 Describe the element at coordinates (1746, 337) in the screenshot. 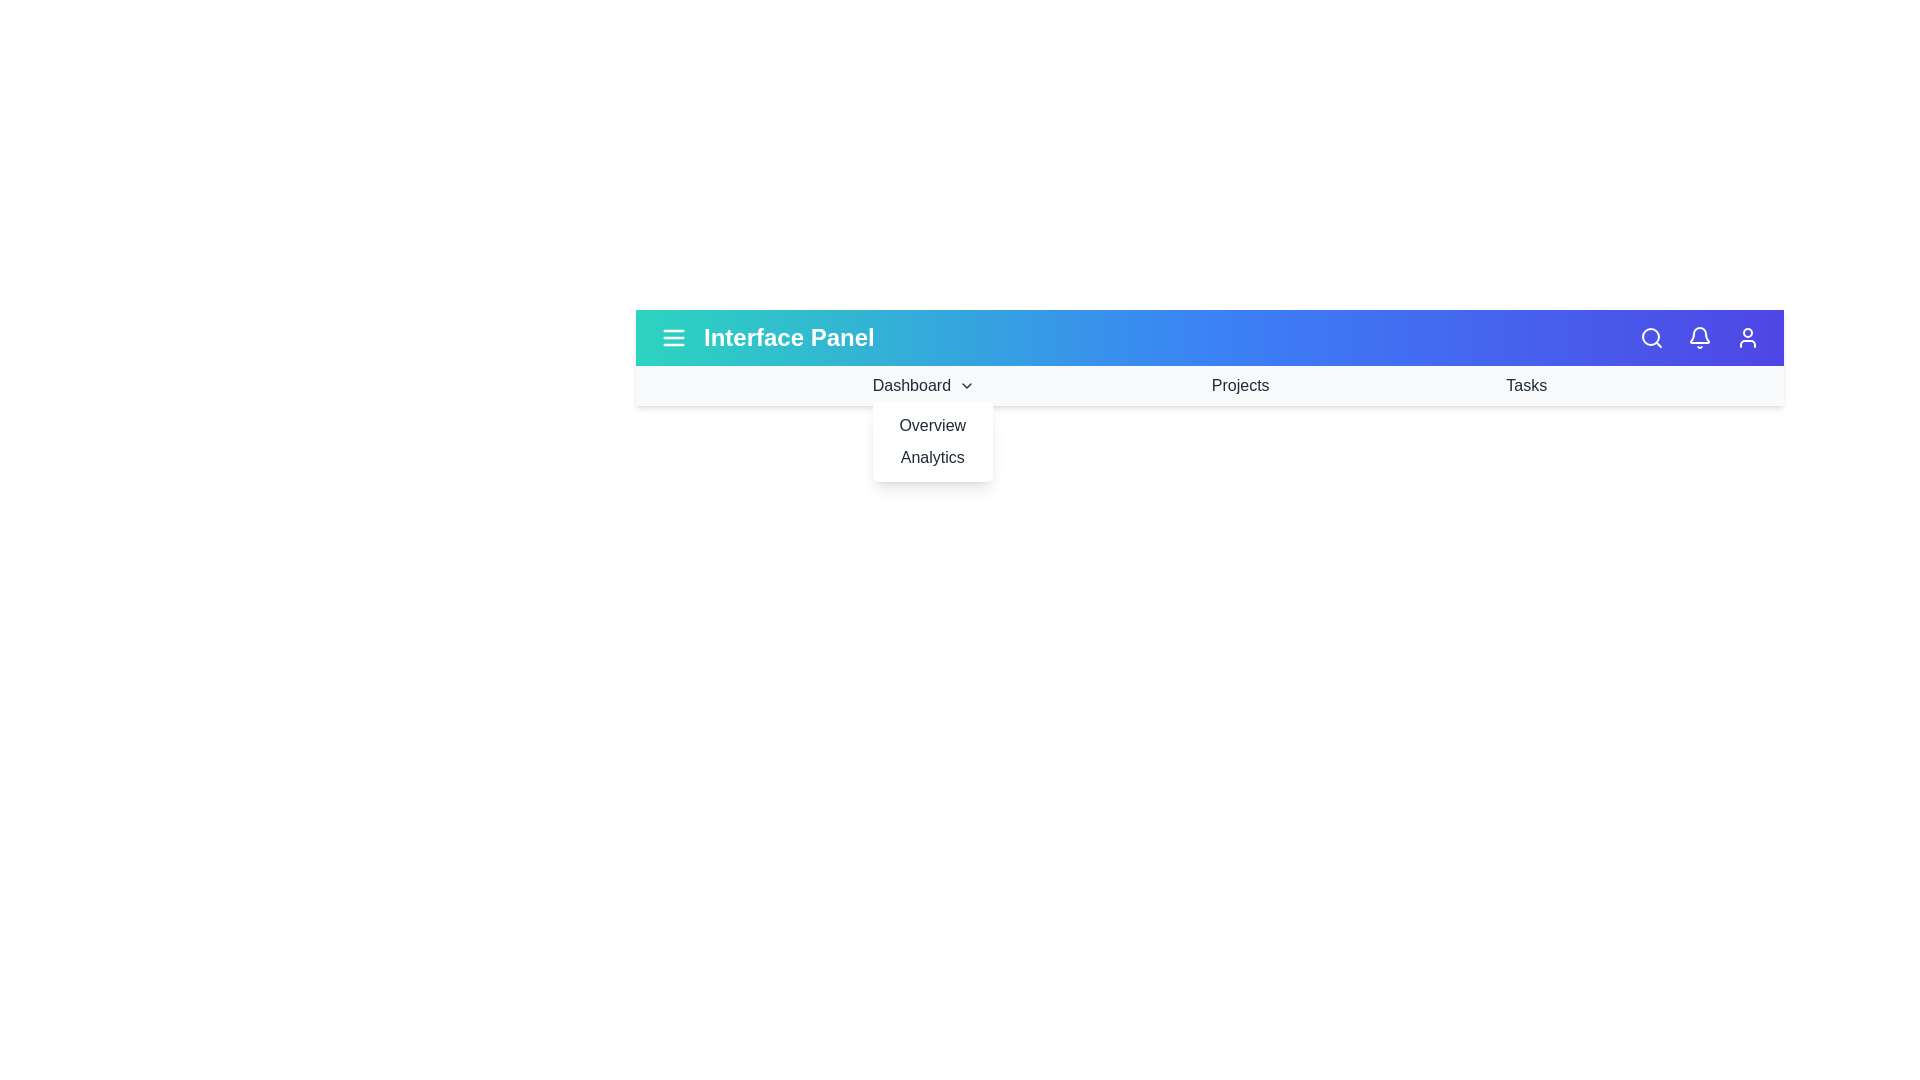

I see `the user profile icon` at that location.